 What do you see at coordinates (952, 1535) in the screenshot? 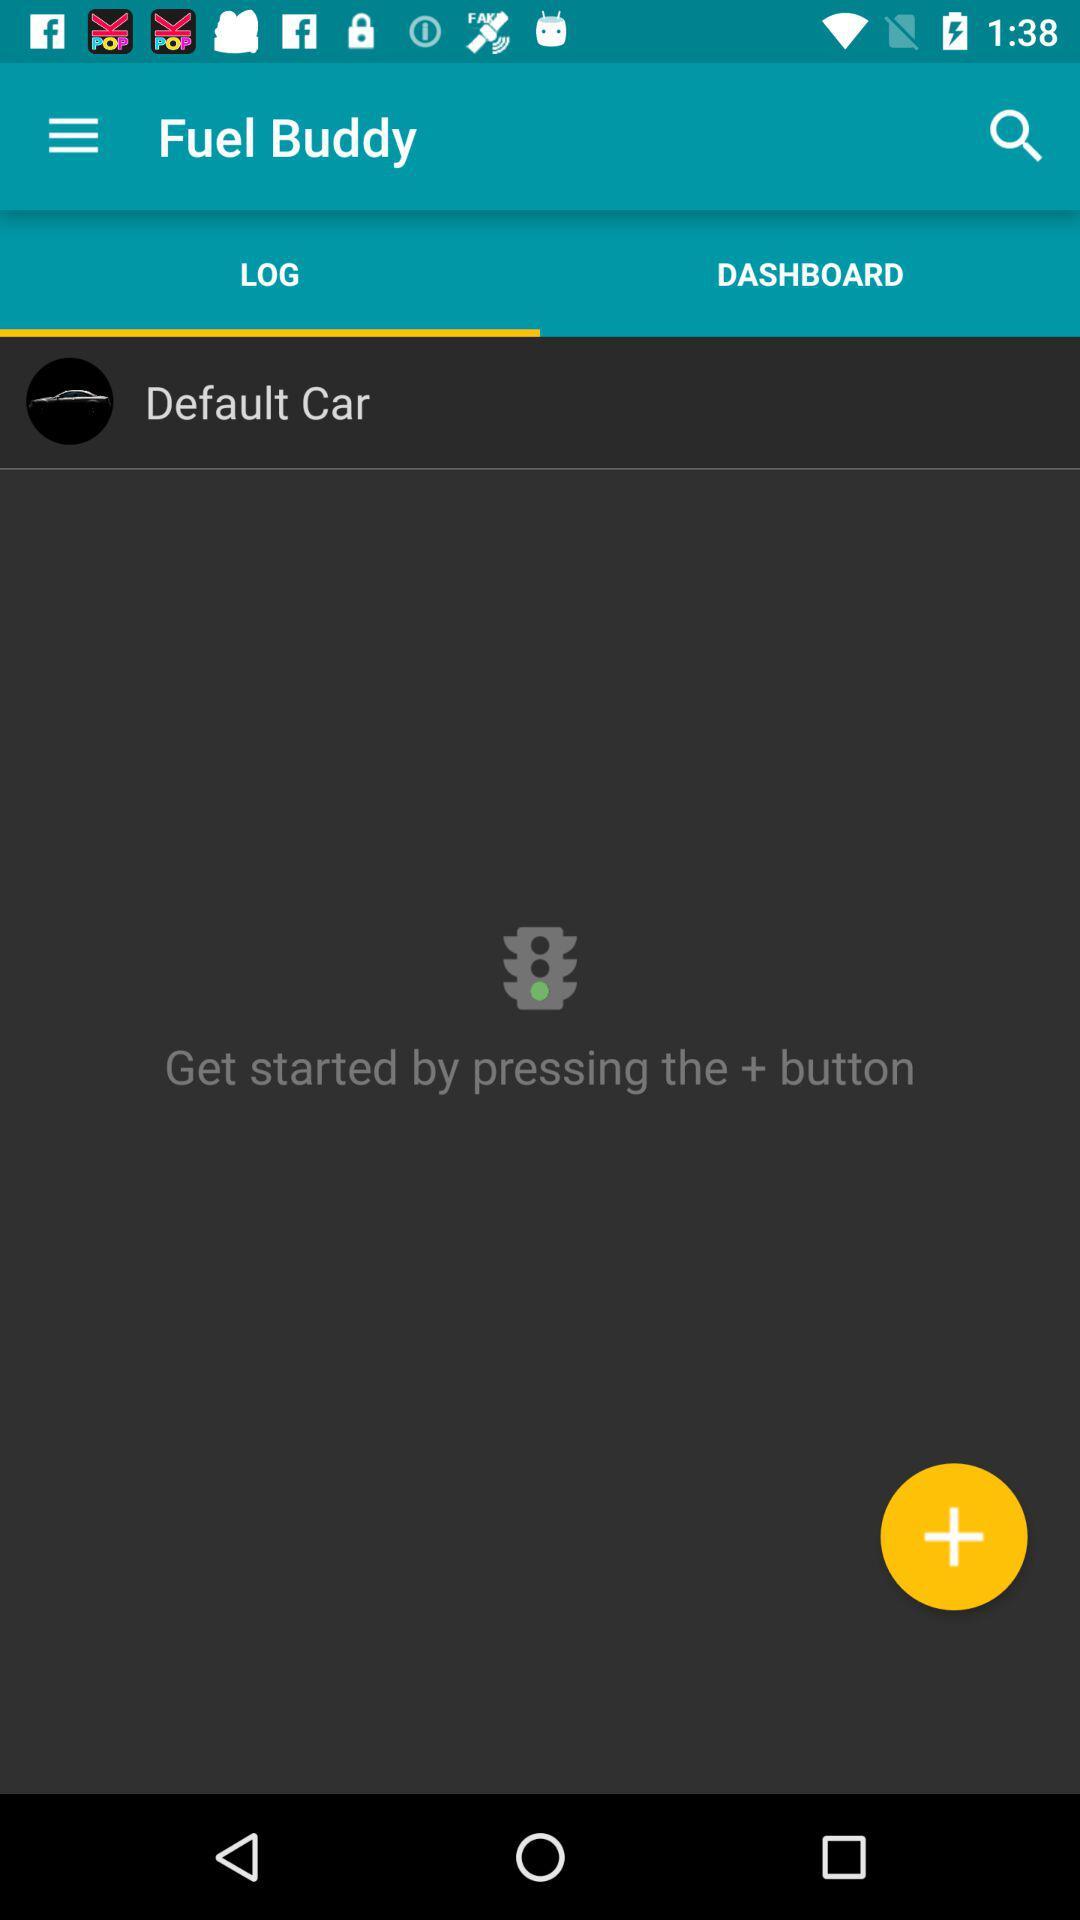
I see `car` at bounding box center [952, 1535].